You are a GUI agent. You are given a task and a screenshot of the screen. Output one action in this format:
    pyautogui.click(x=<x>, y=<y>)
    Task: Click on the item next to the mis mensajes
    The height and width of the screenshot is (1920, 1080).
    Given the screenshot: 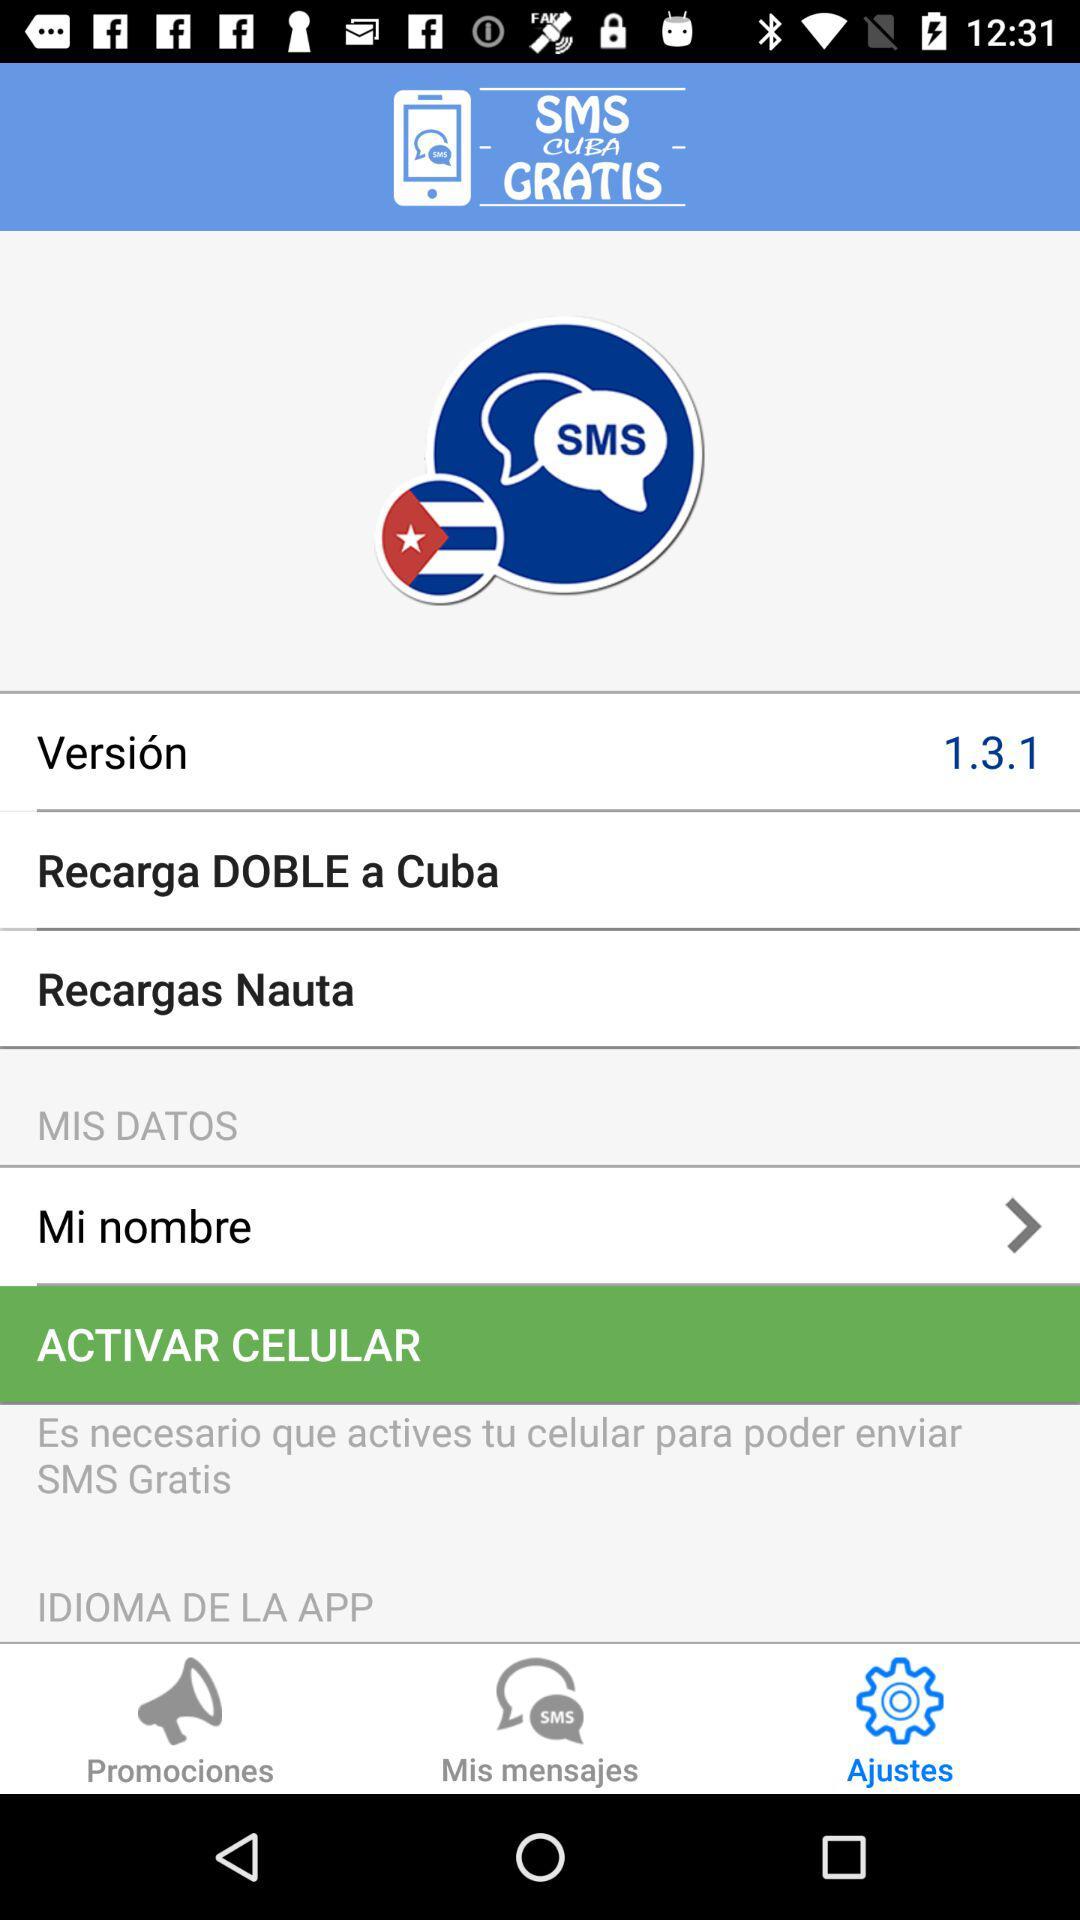 What is the action you would take?
    pyautogui.click(x=180, y=1724)
    